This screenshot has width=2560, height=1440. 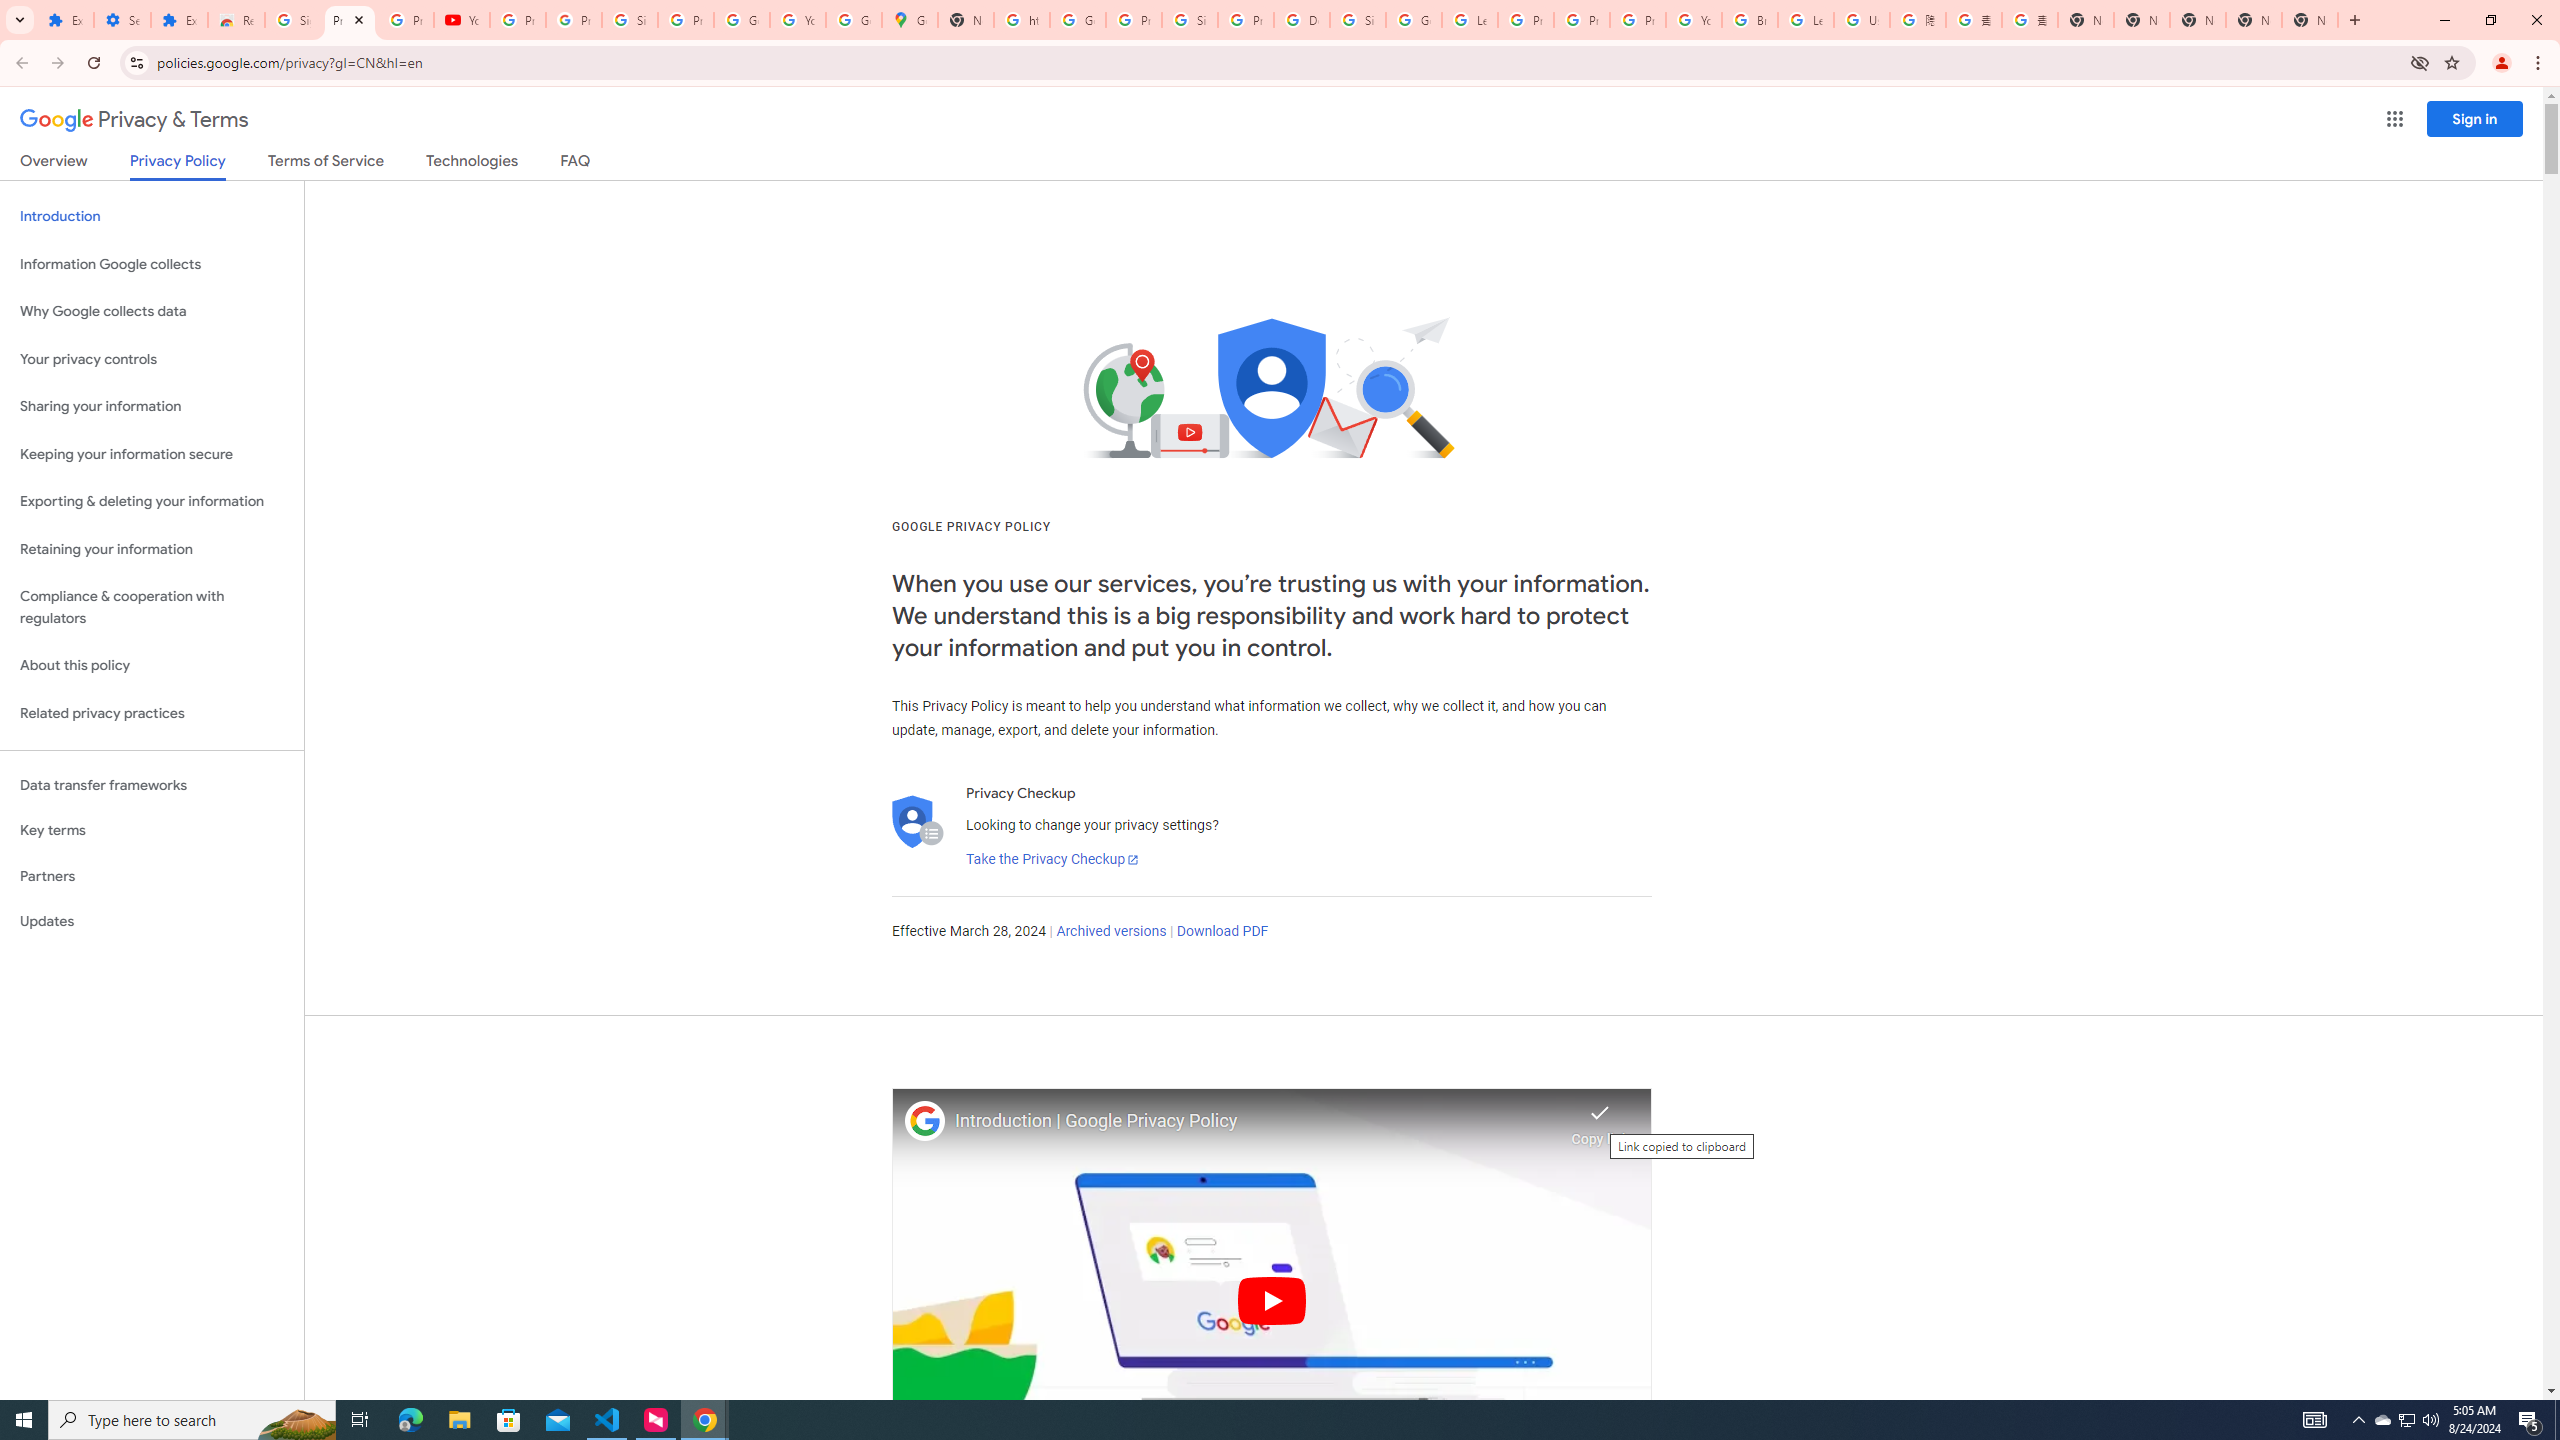 What do you see at coordinates (1271, 1299) in the screenshot?
I see `'Play'` at bounding box center [1271, 1299].